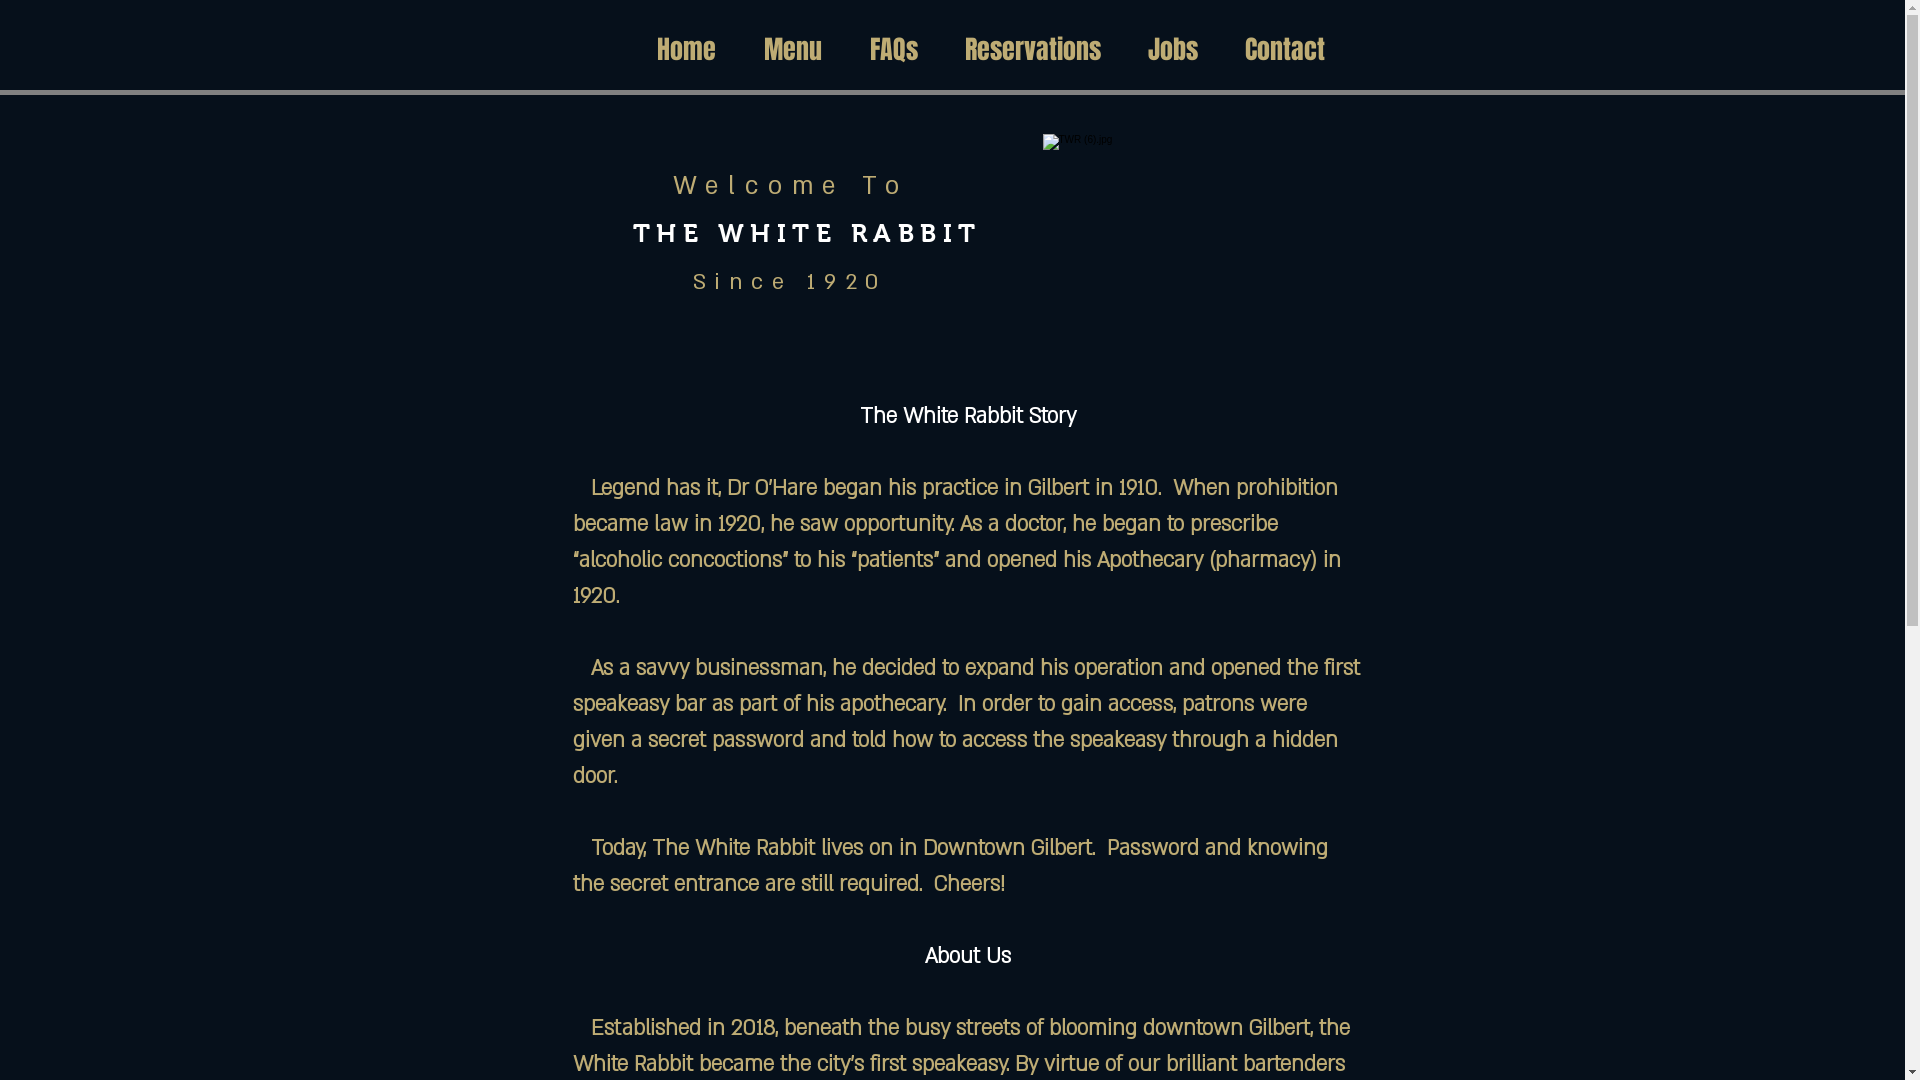 The width and height of the screenshot is (1920, 1080). Describe the element at coordinates (892, 49) in the screenshot. I see `'FAQs'` at that location.